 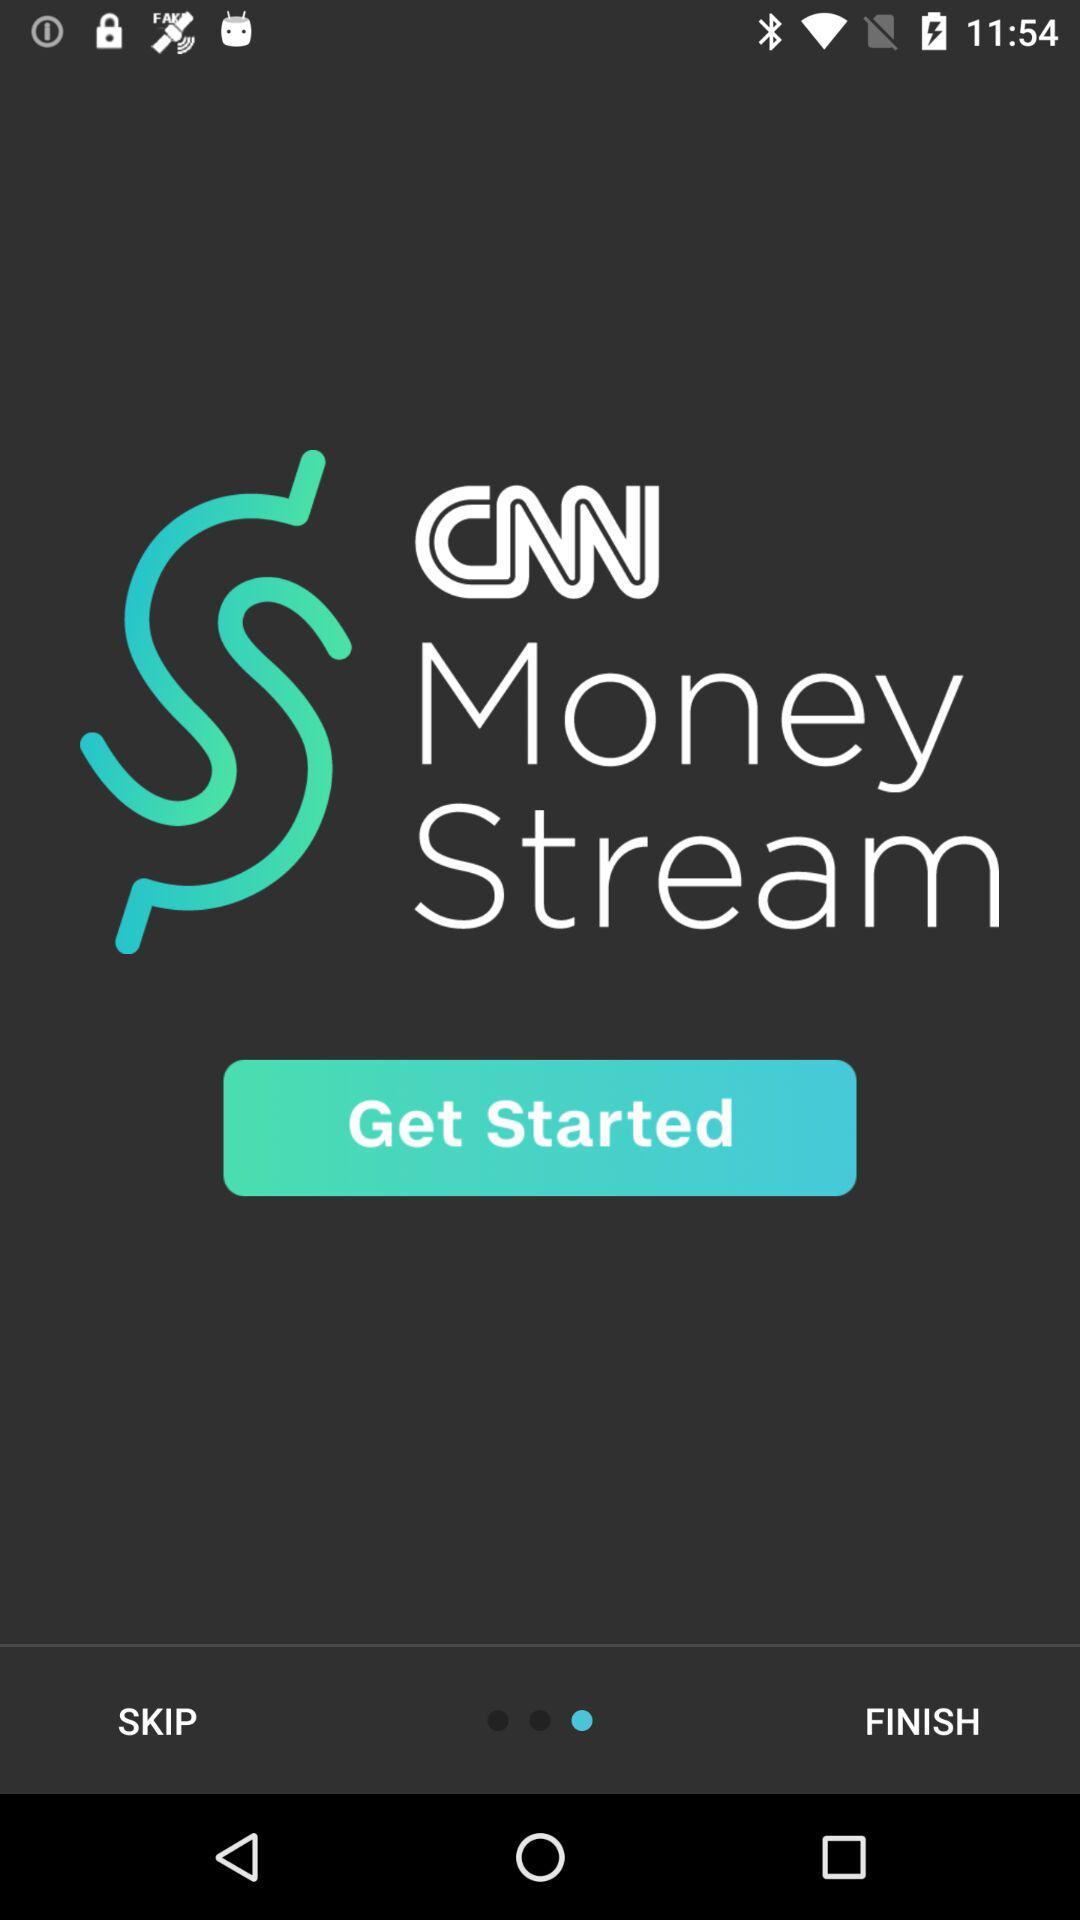 I want to click on skip icon, so click(x=156, y=1719).